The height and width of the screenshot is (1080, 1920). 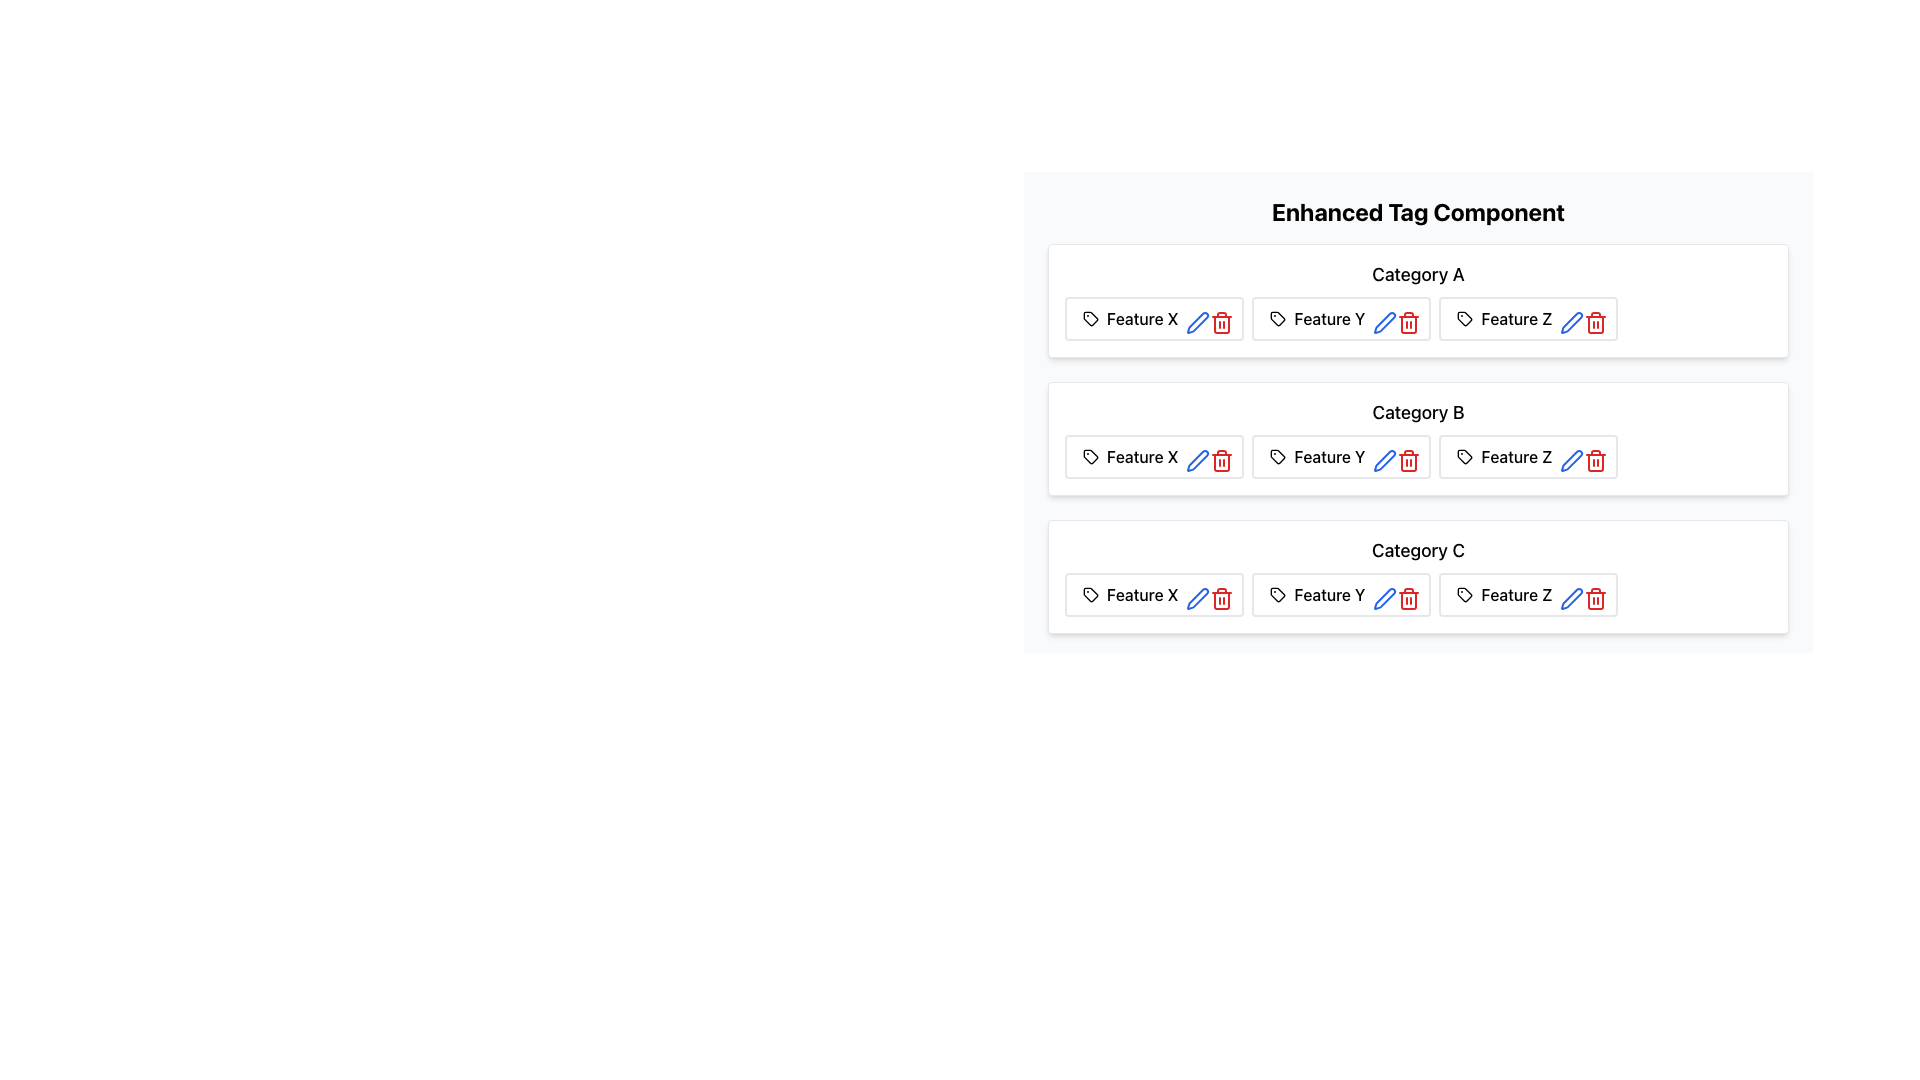 I want to click on the pen icon located to the far-right of the 'Feature Z' tag in the 'Category A' section of the 'Enhanced Tag Component', so click(x=1571, y=322).